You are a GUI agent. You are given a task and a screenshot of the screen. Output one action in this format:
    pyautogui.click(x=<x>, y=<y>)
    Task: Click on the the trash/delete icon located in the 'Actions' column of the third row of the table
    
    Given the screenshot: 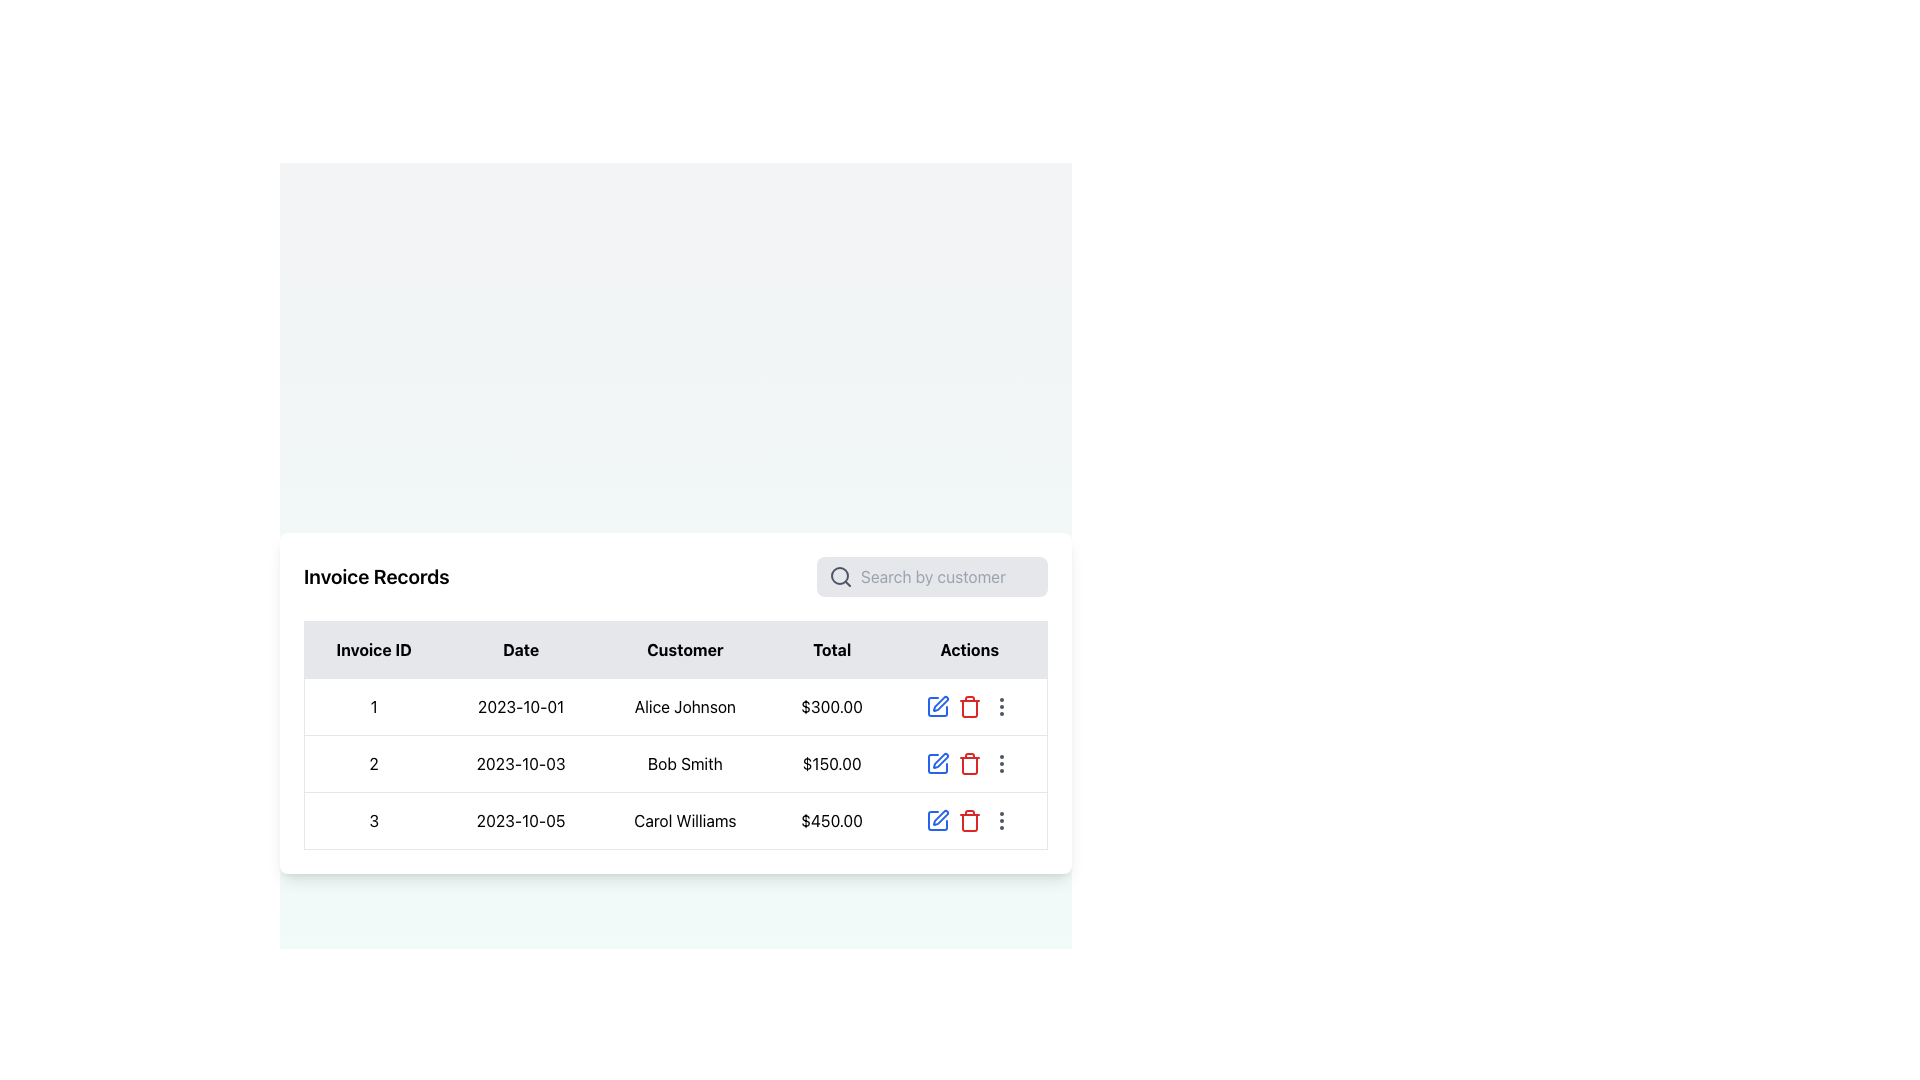 What is the action you would take?
    pyautogui.click(x=969, y=822)
    